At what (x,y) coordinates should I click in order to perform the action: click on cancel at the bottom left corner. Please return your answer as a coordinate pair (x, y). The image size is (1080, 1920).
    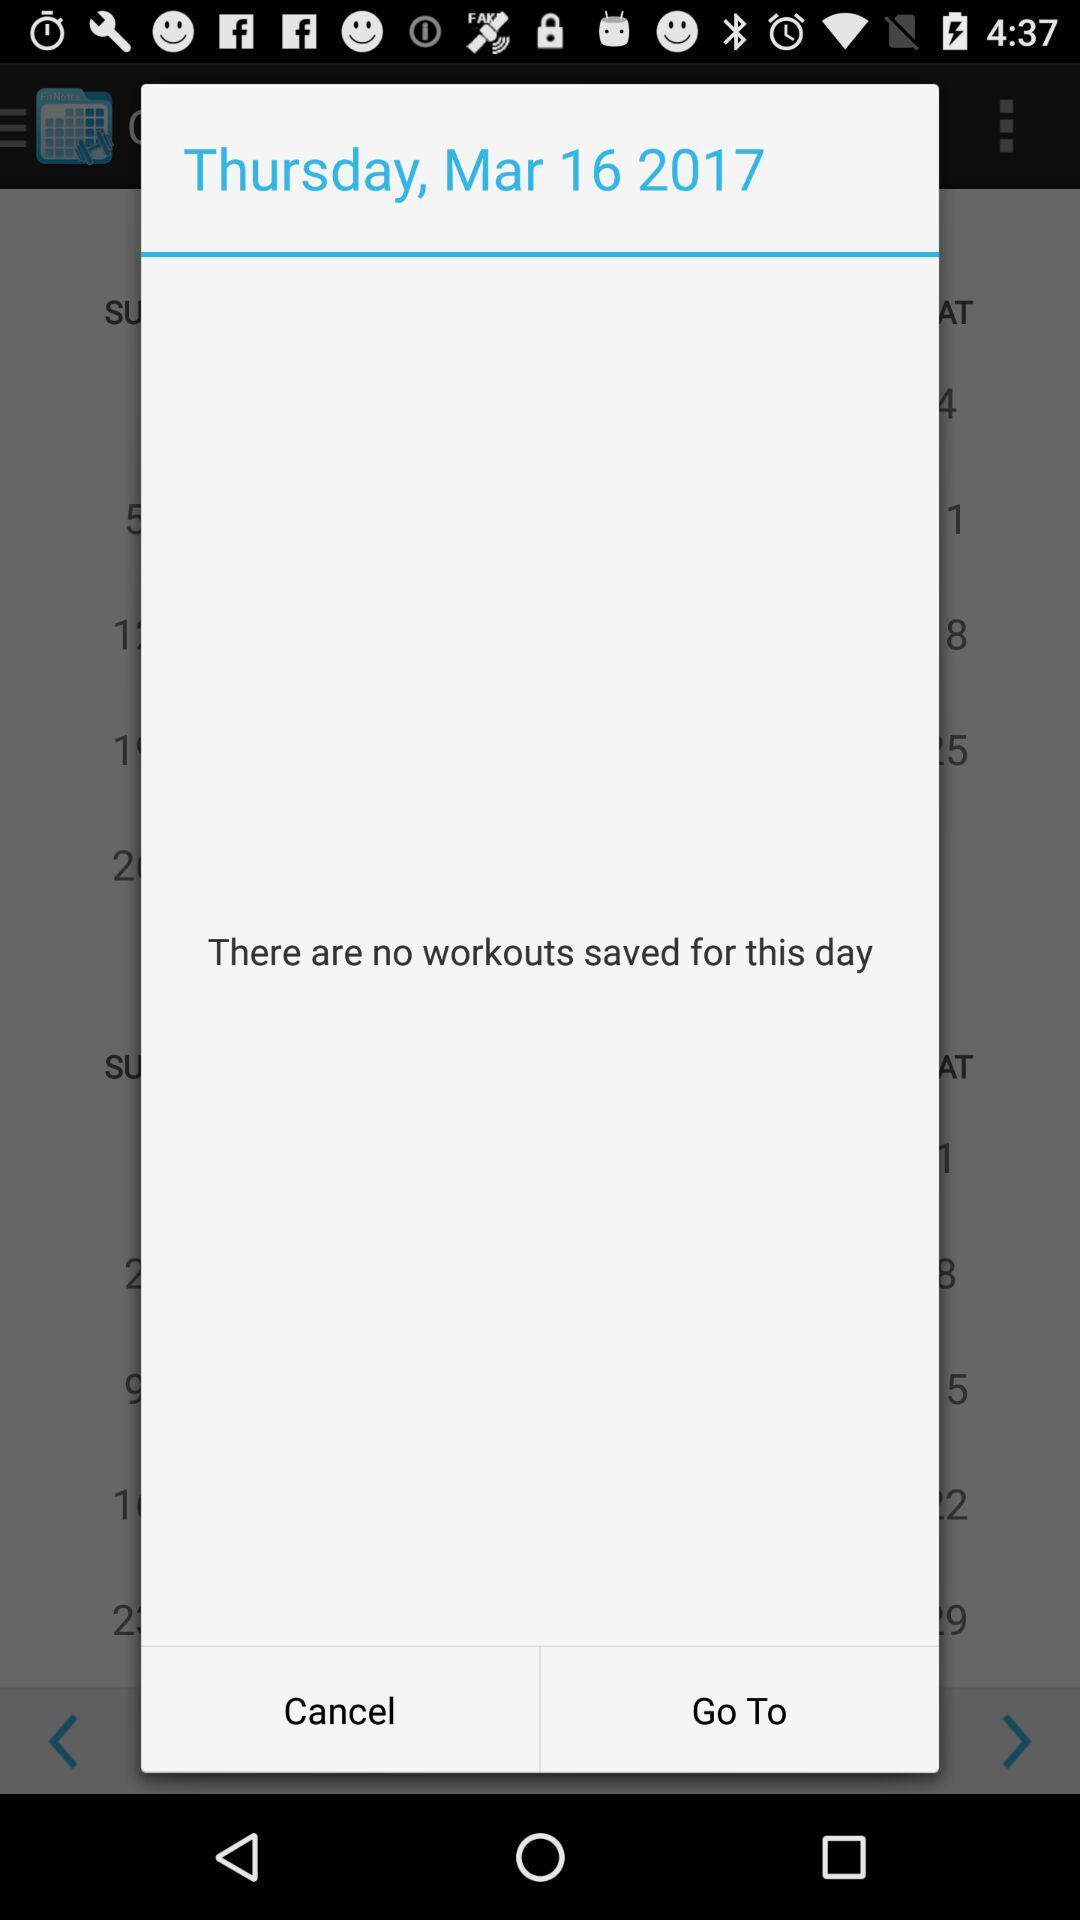
    Looking at the image, I should click on (339, 1708).